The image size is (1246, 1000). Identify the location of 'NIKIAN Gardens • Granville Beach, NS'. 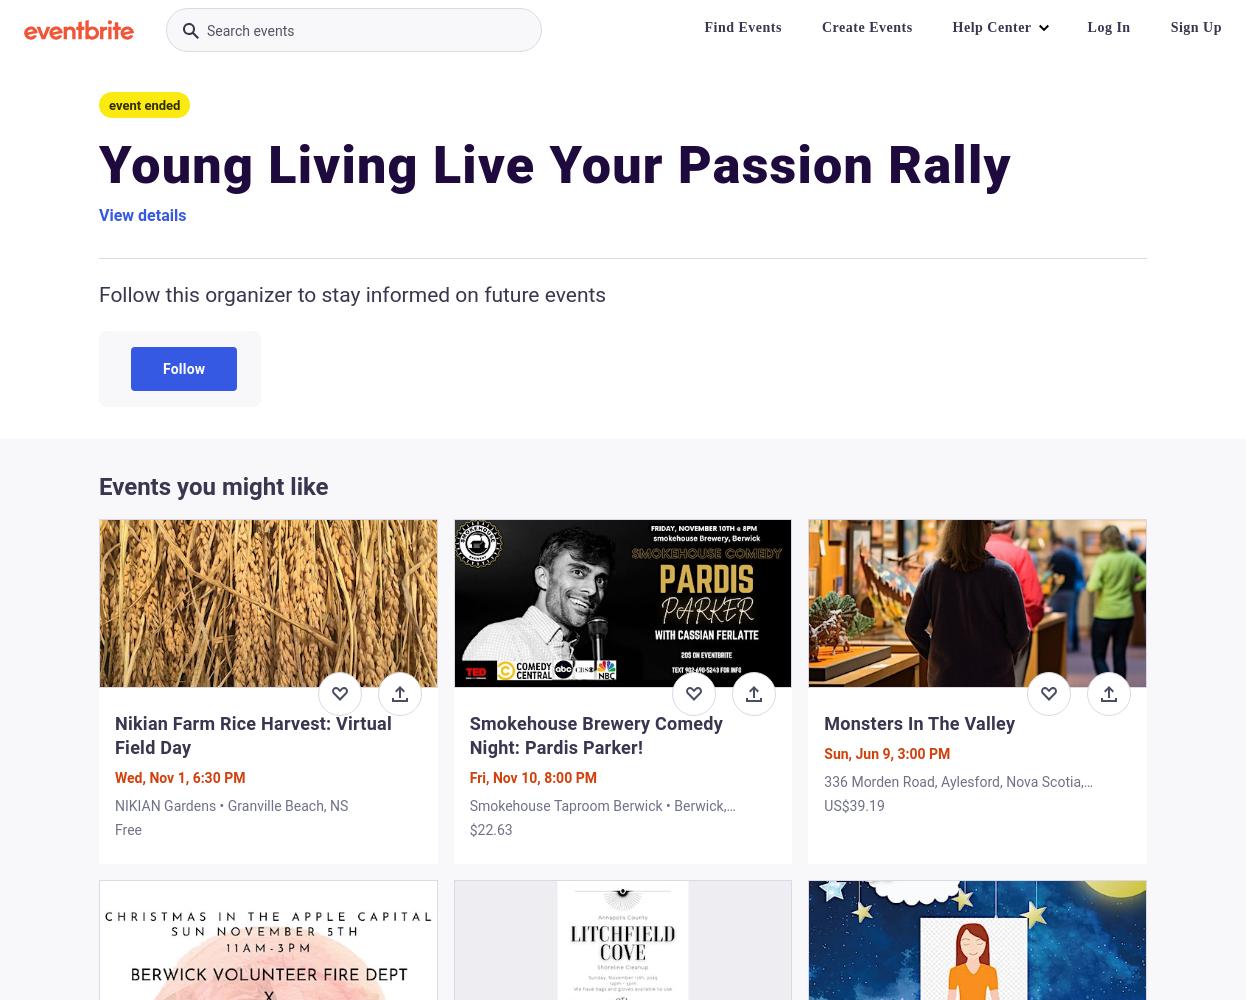
(231, 806).